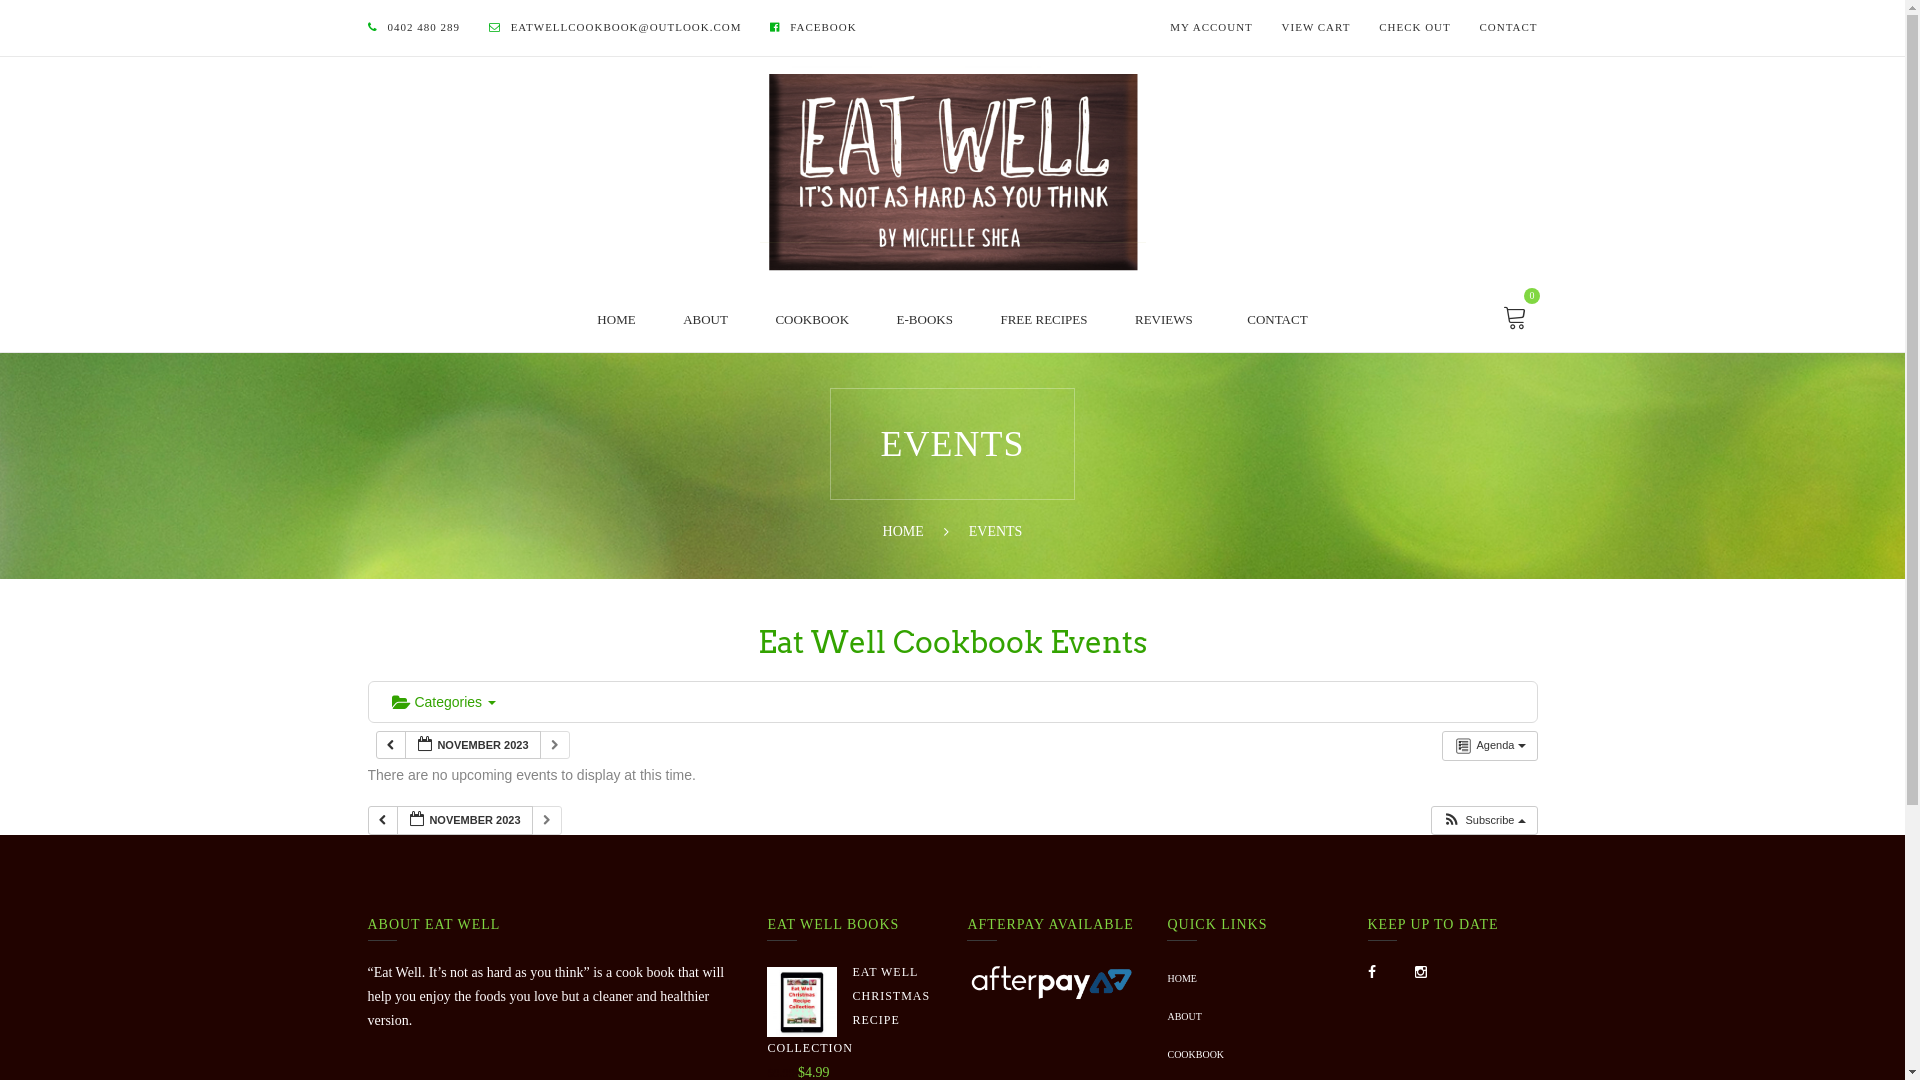  I want to click on 'EATWELLCOOKBOOK@OUTLOOK.COM', so click(625, 27).